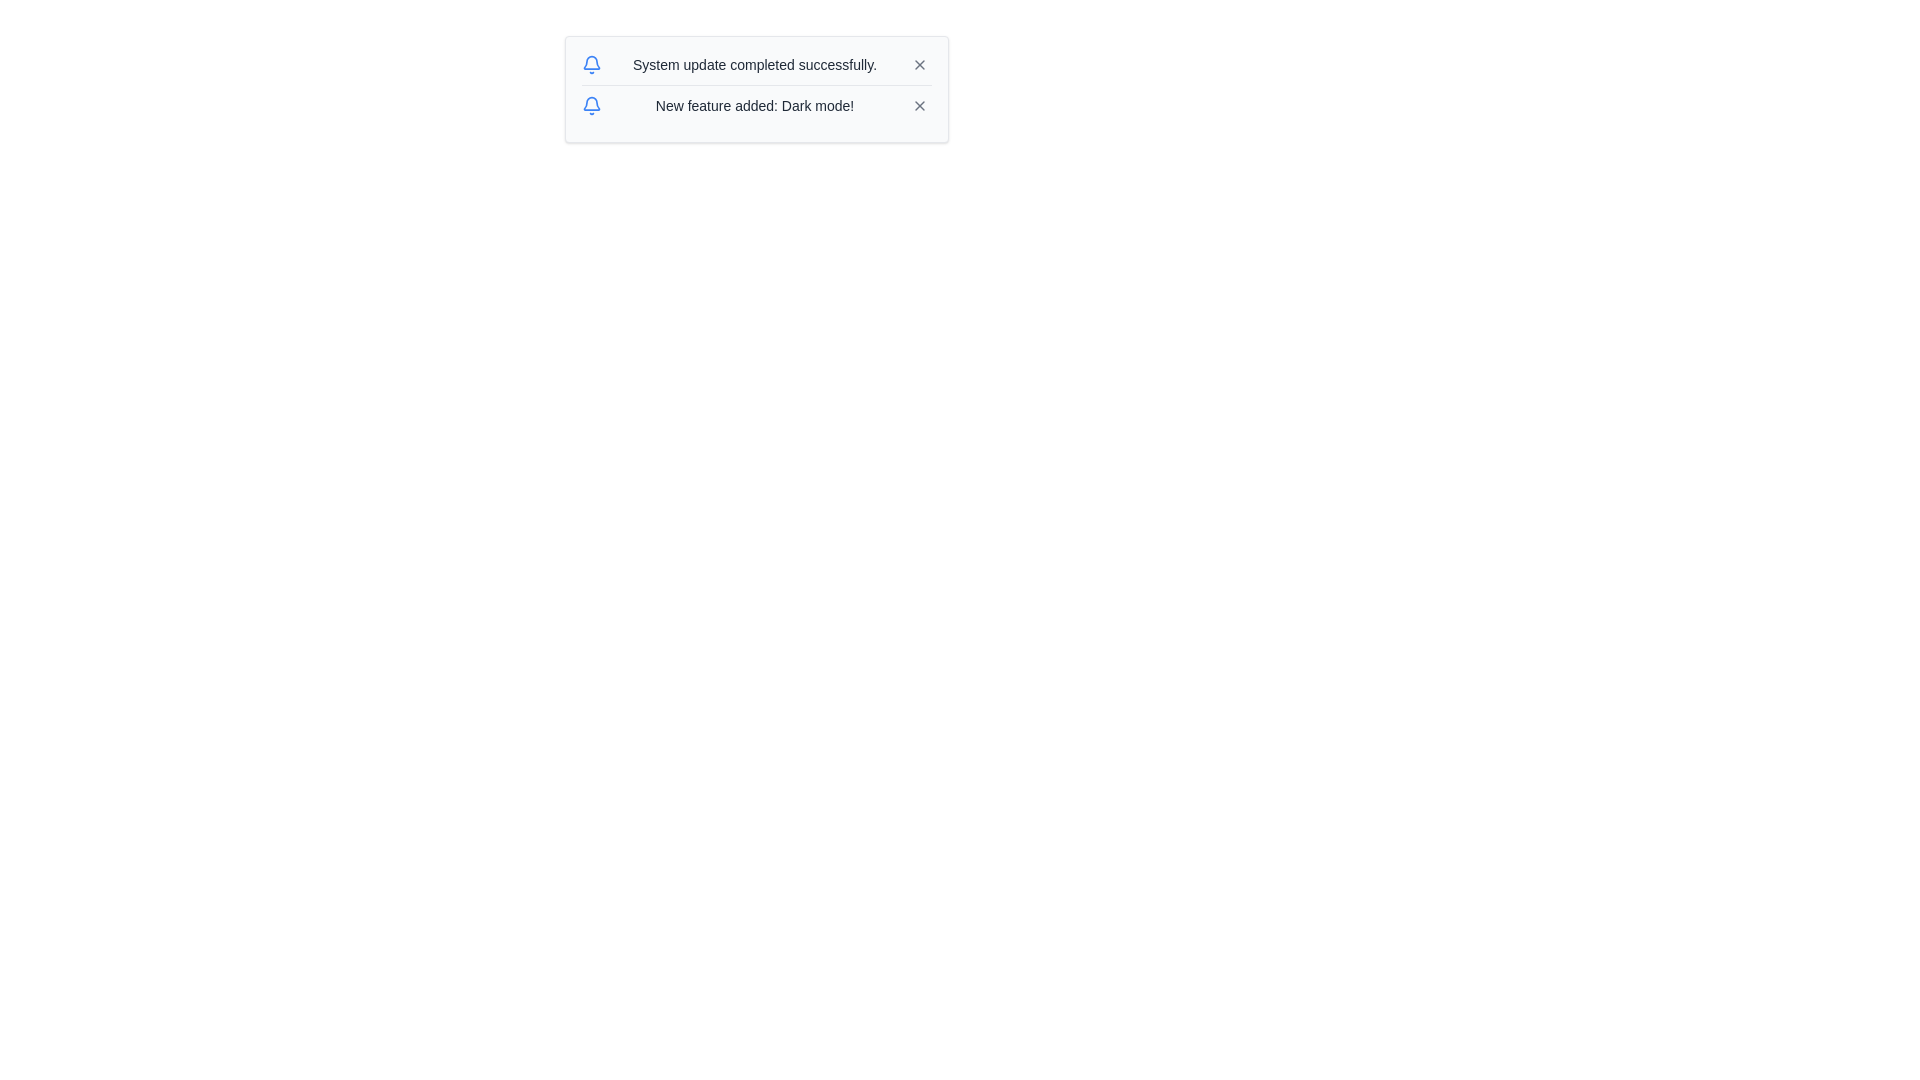 The image size is (1920, 1080). Describe the element at coordinates (919, 105) in the screenshot. I see `the close button represented by an 'x' icon, outlined in gray, located at the far right of the notification message panel about the new dark mode feature` at that location.